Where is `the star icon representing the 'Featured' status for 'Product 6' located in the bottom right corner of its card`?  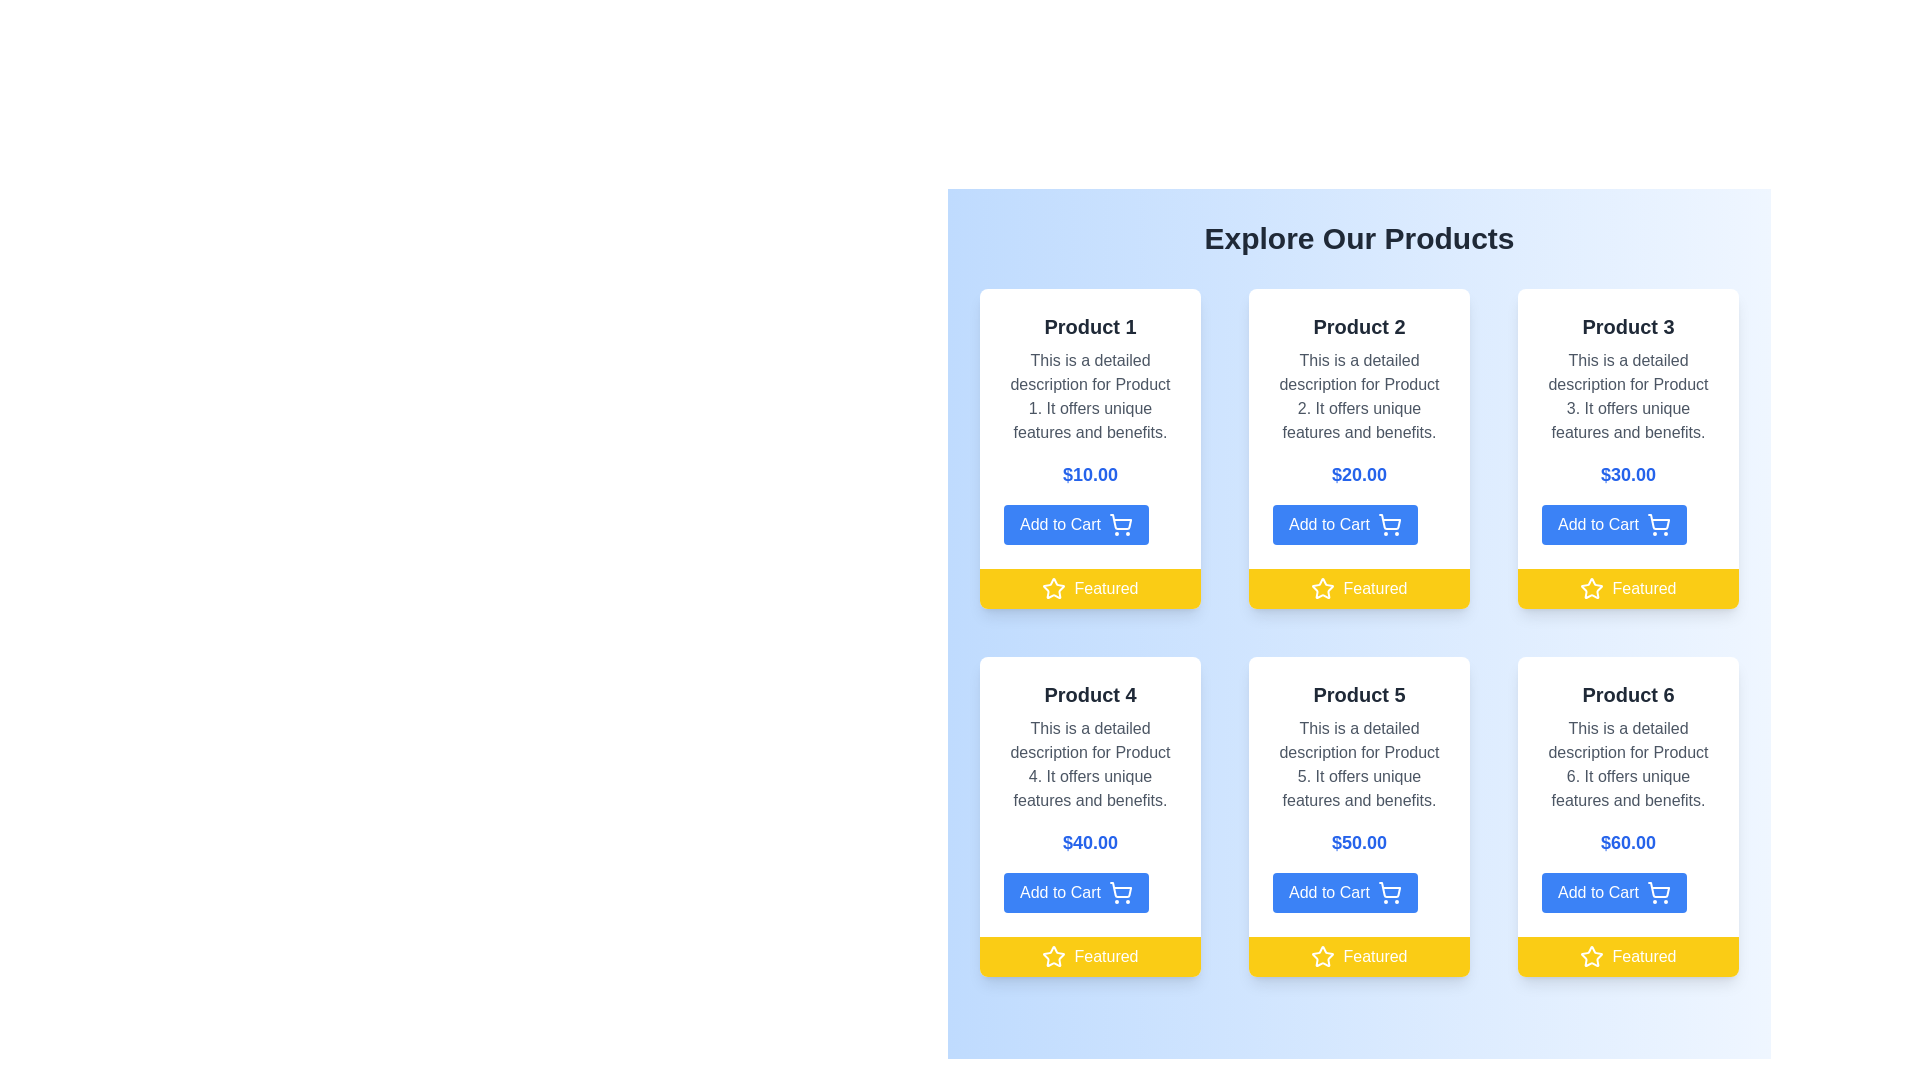 the star icon representing the 'Featured' status for 'Product 6' located in the bottom right corner of its card is located at coordinates (1591, 955).